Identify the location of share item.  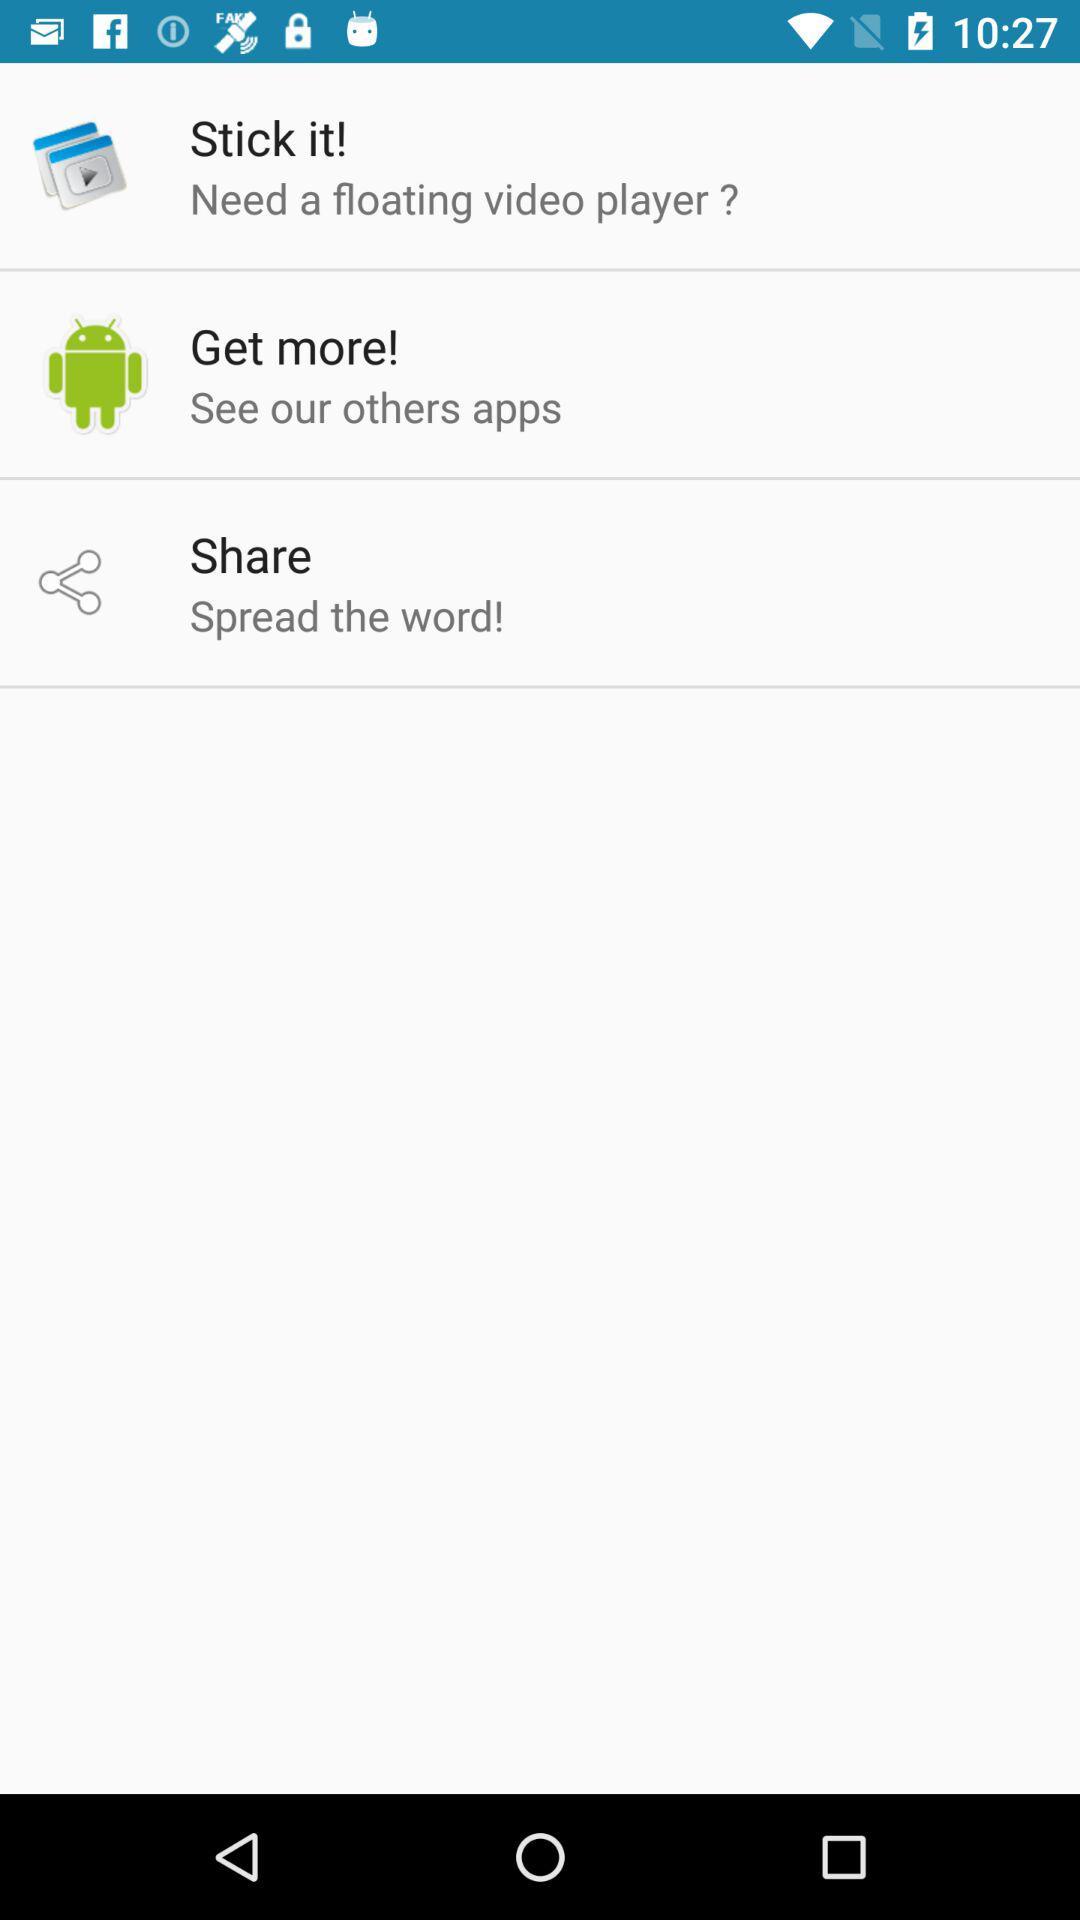
(249, 554).